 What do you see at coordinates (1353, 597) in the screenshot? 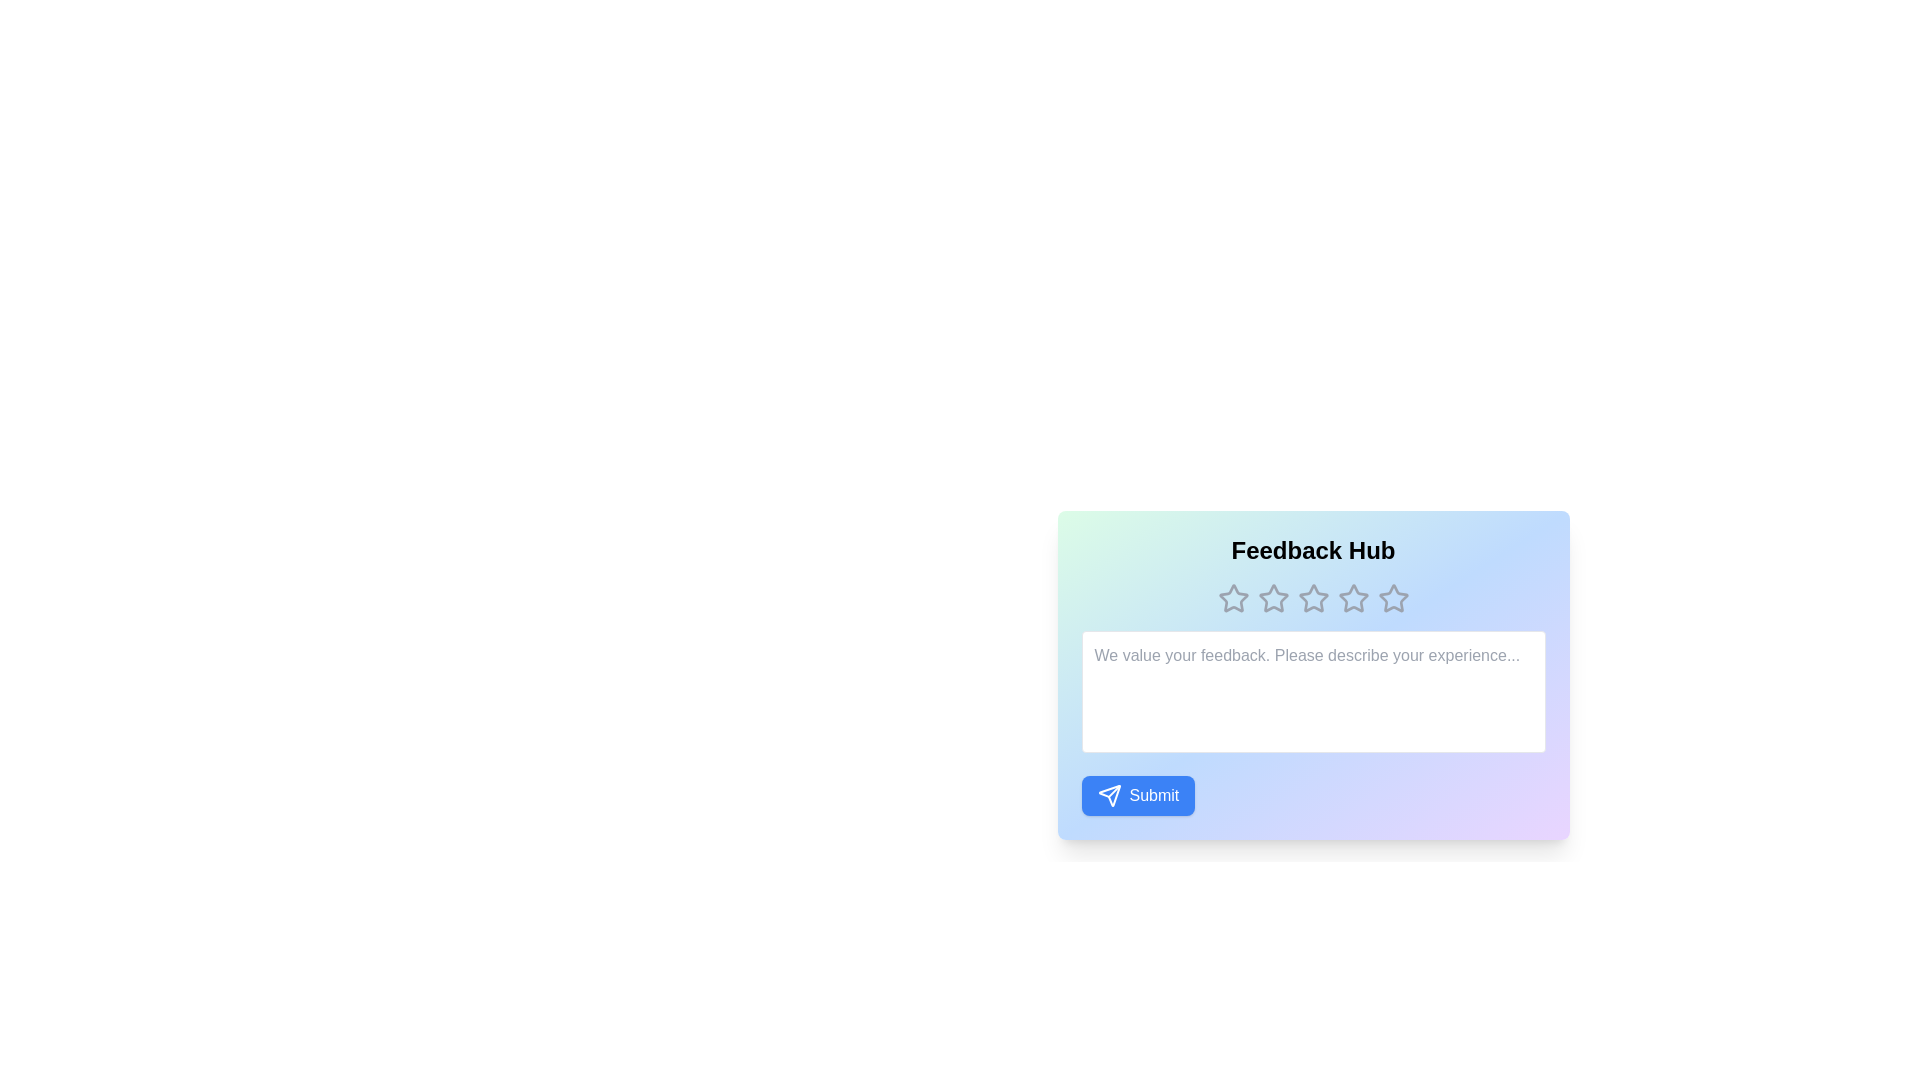
I see `the star corresponding to 4 to preview selection` at bounding box center [1353, 597].